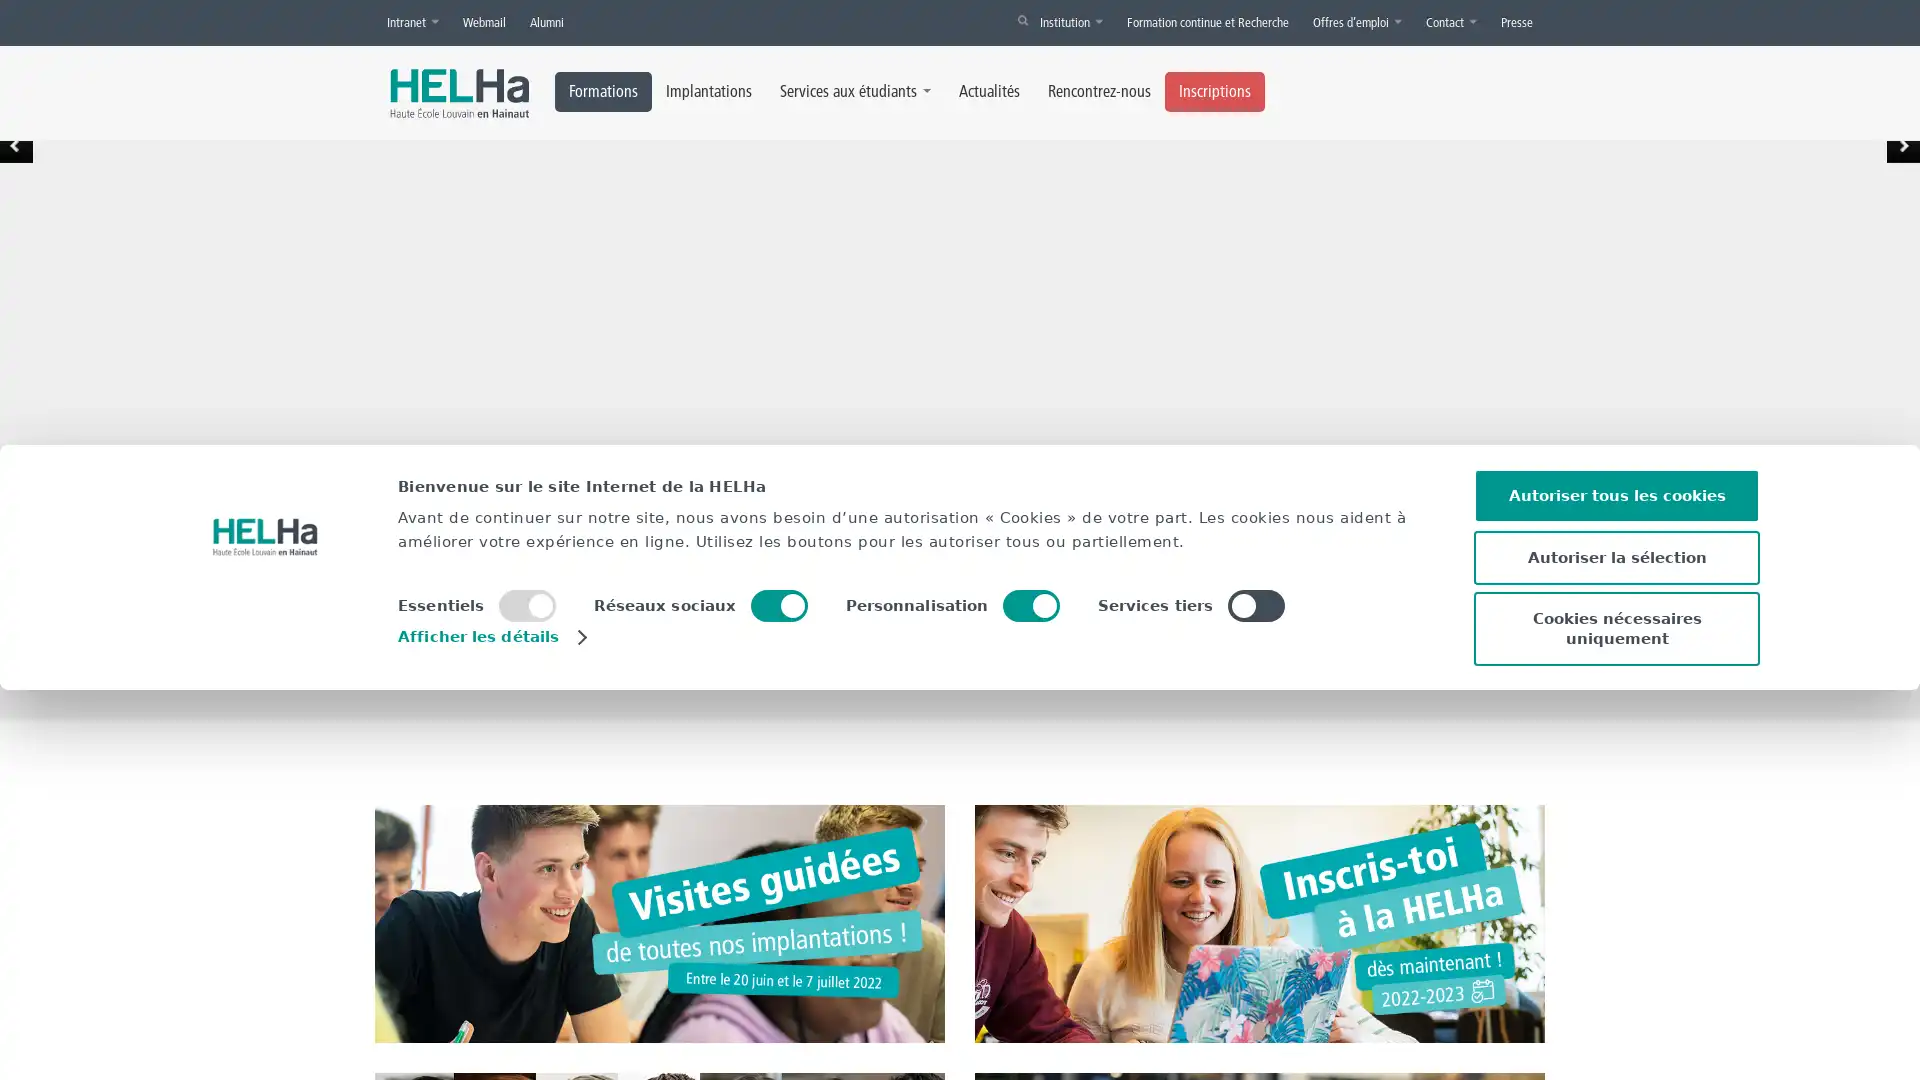 The image size is (1920, 1080). I want to click on Autoriser tous les cookies, so click(1617, 885).